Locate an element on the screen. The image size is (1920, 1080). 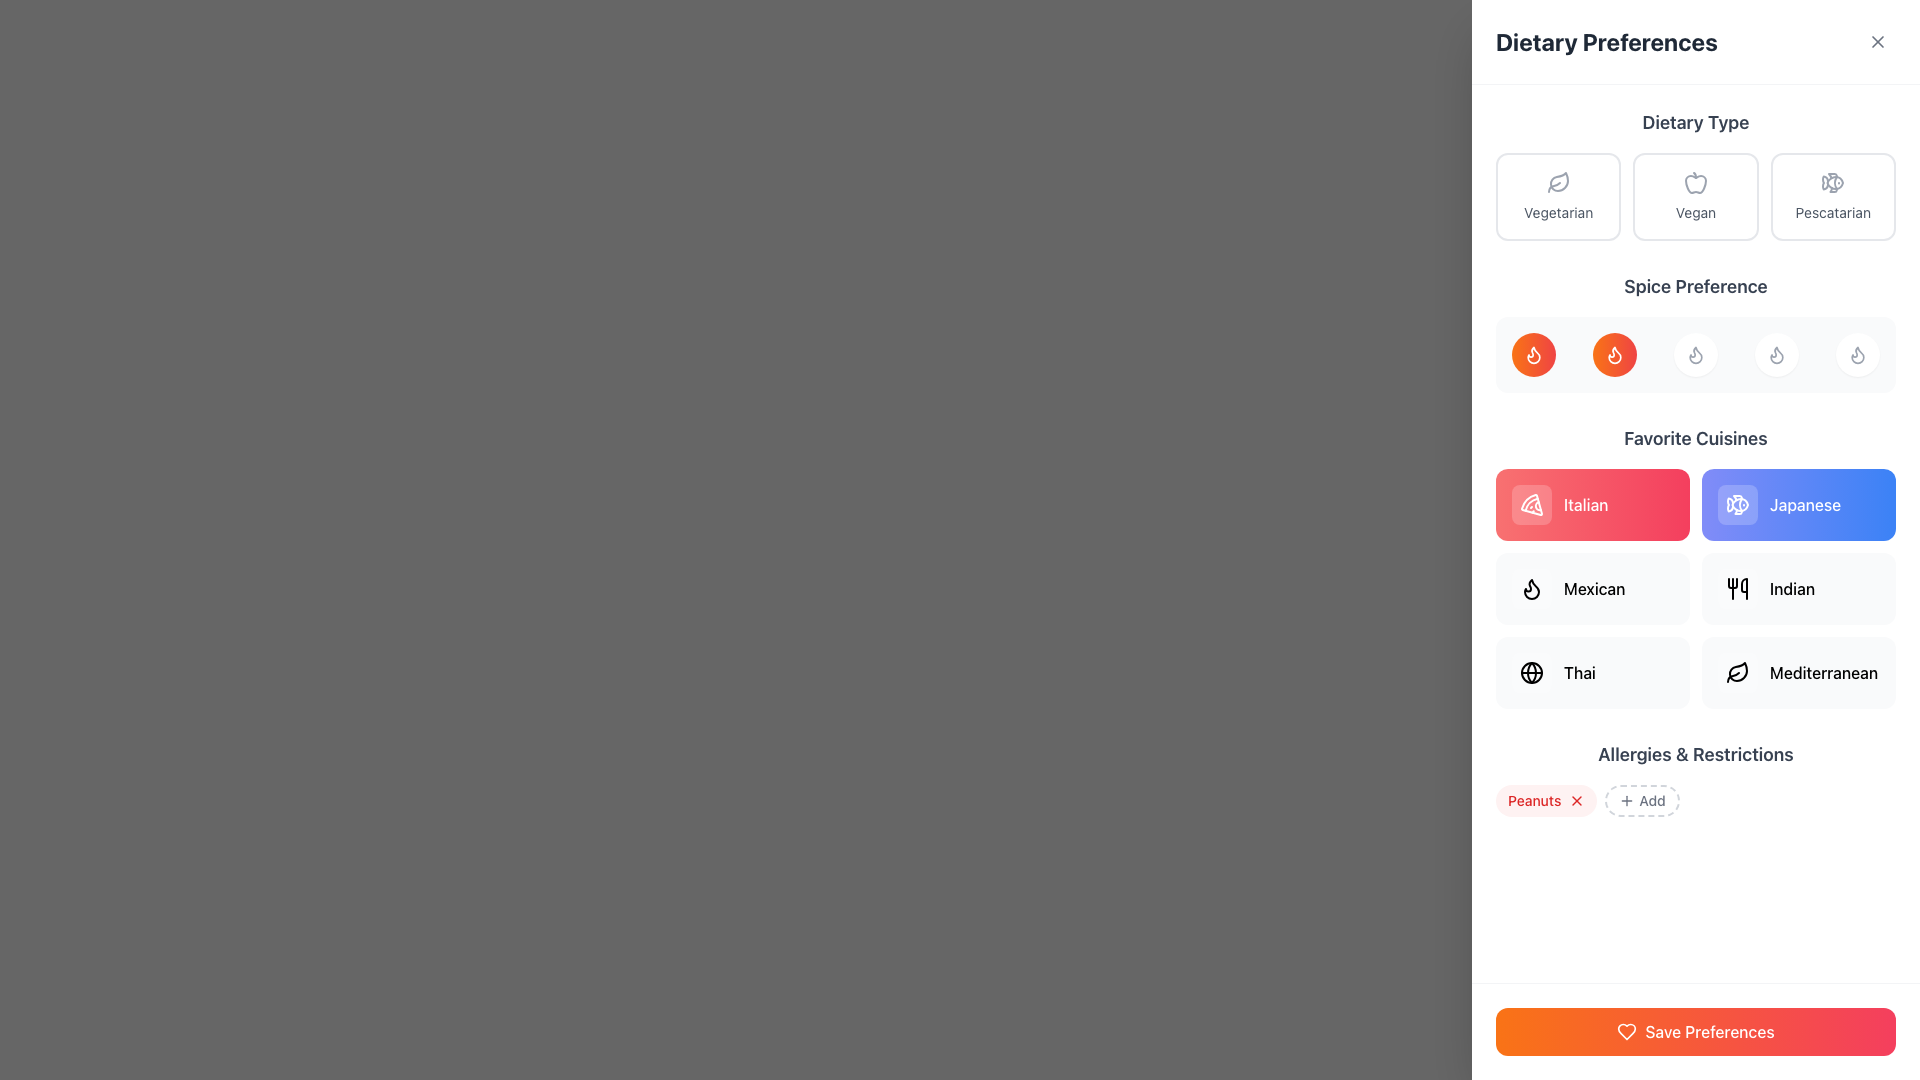
the 'Mediterranean' cuisine icon located in the 'Favorite Cuisines' section, which is the last box on the right in the grid layout is located at coordinates (1736, 672).